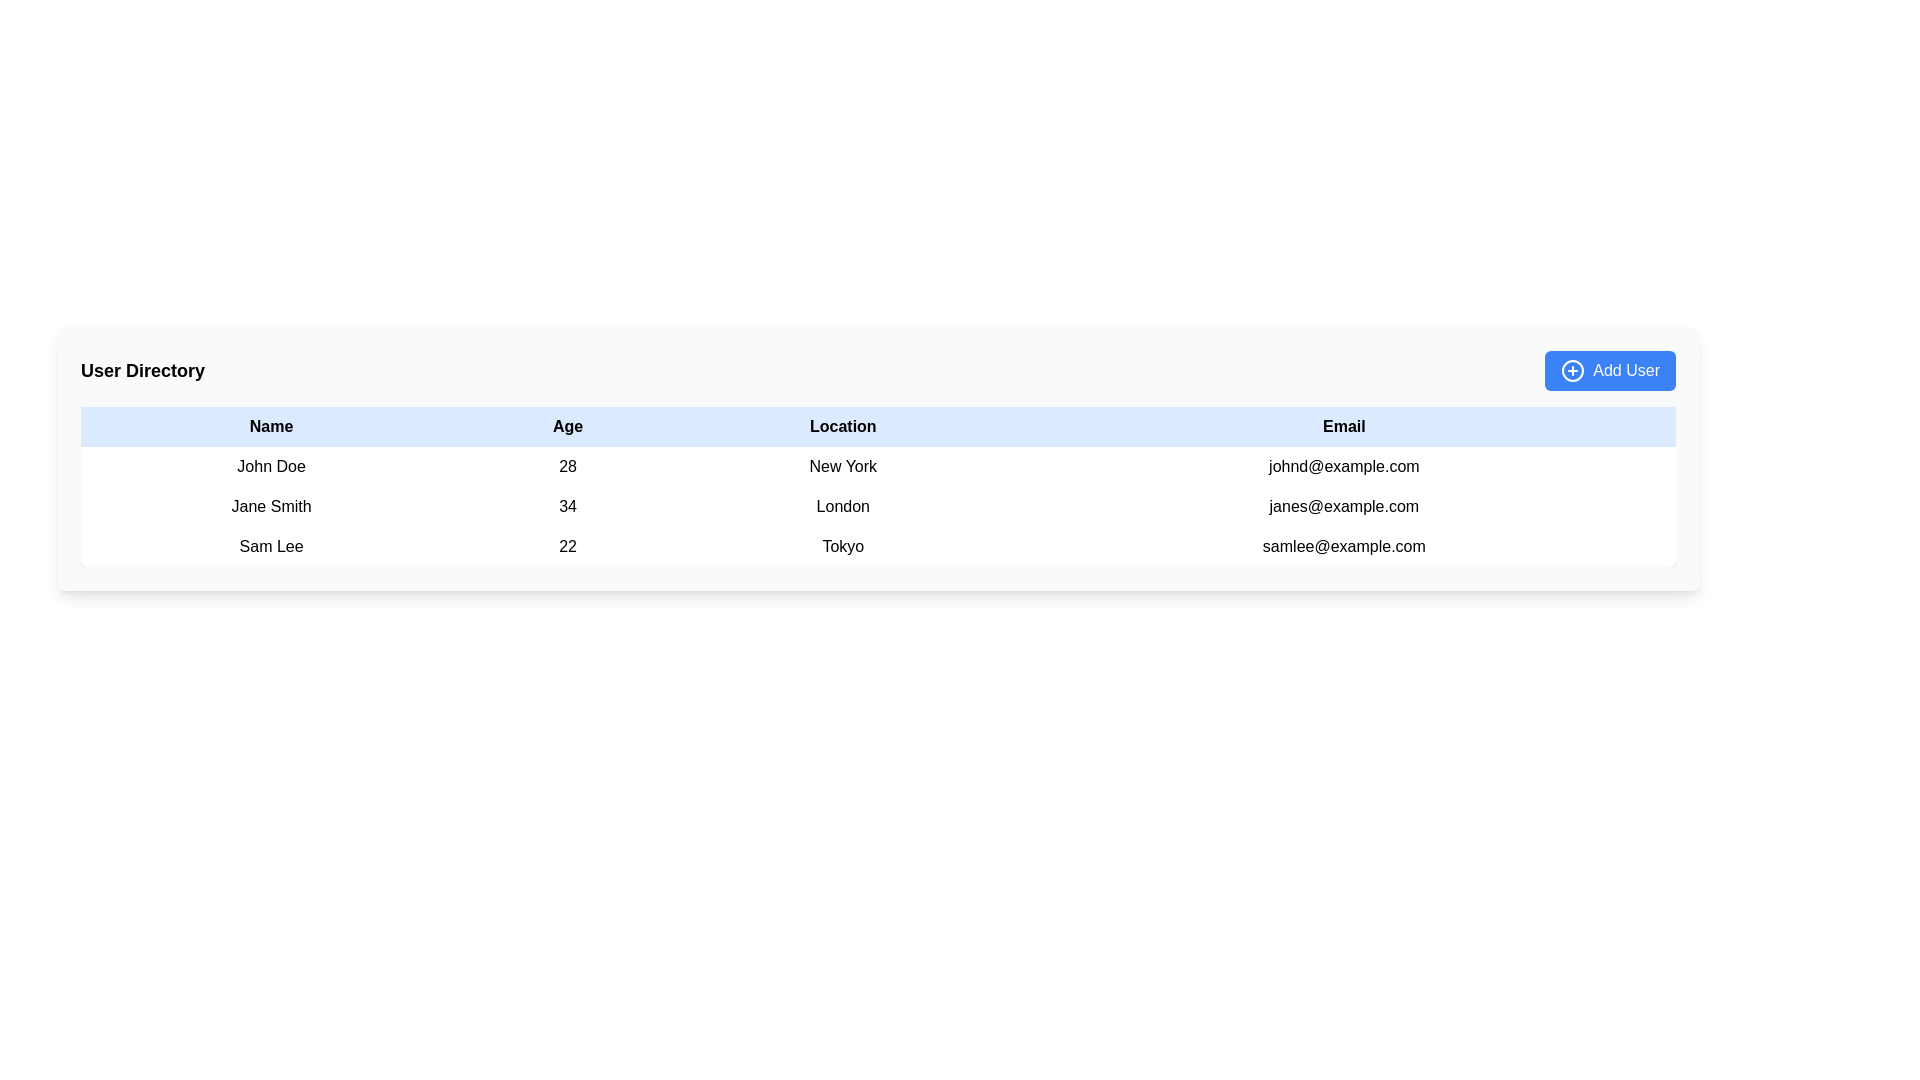  What do you see at coordinates (566, 547) in the screenshot?
I see `the centered numeral '22' in the second column of the third row in a table, which represents the age of Sam Lee` at bounding box center [566, 547].